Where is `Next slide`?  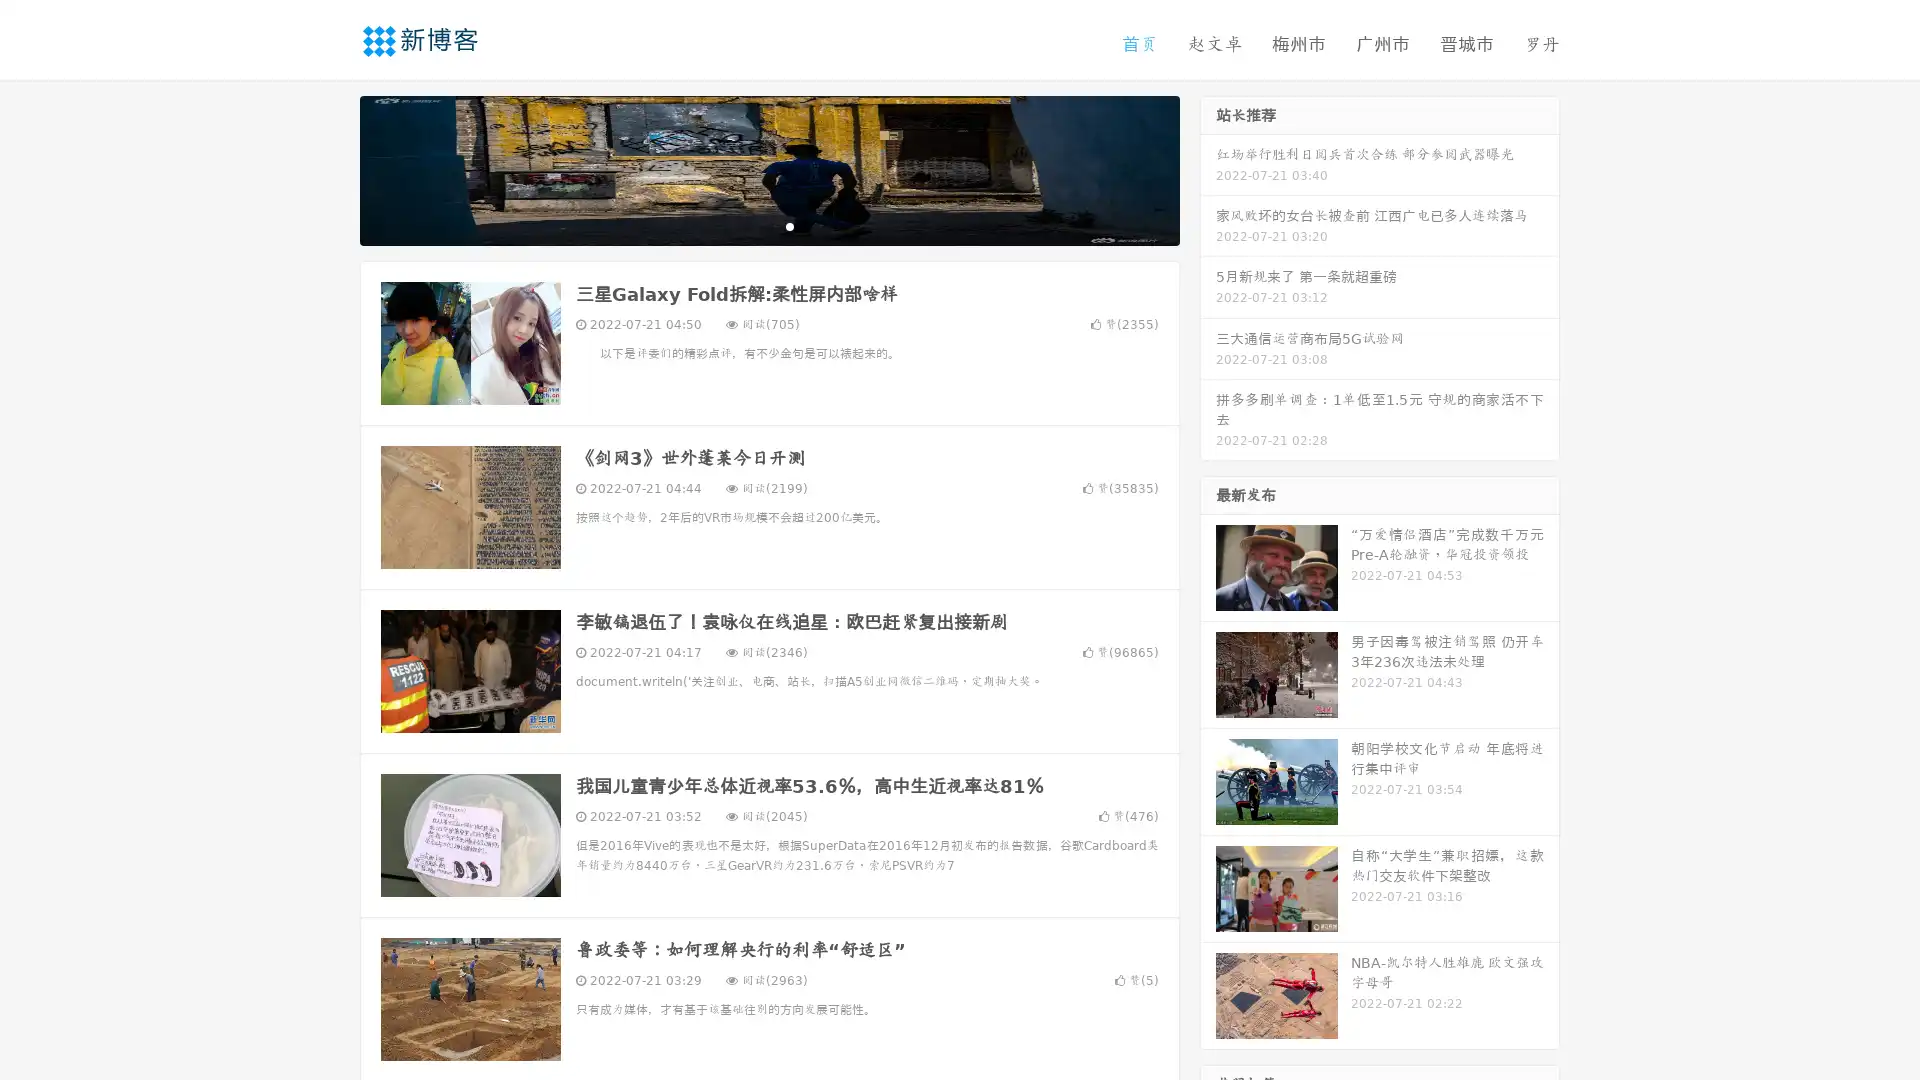 Next slide is located at coordinates (1208, 168).